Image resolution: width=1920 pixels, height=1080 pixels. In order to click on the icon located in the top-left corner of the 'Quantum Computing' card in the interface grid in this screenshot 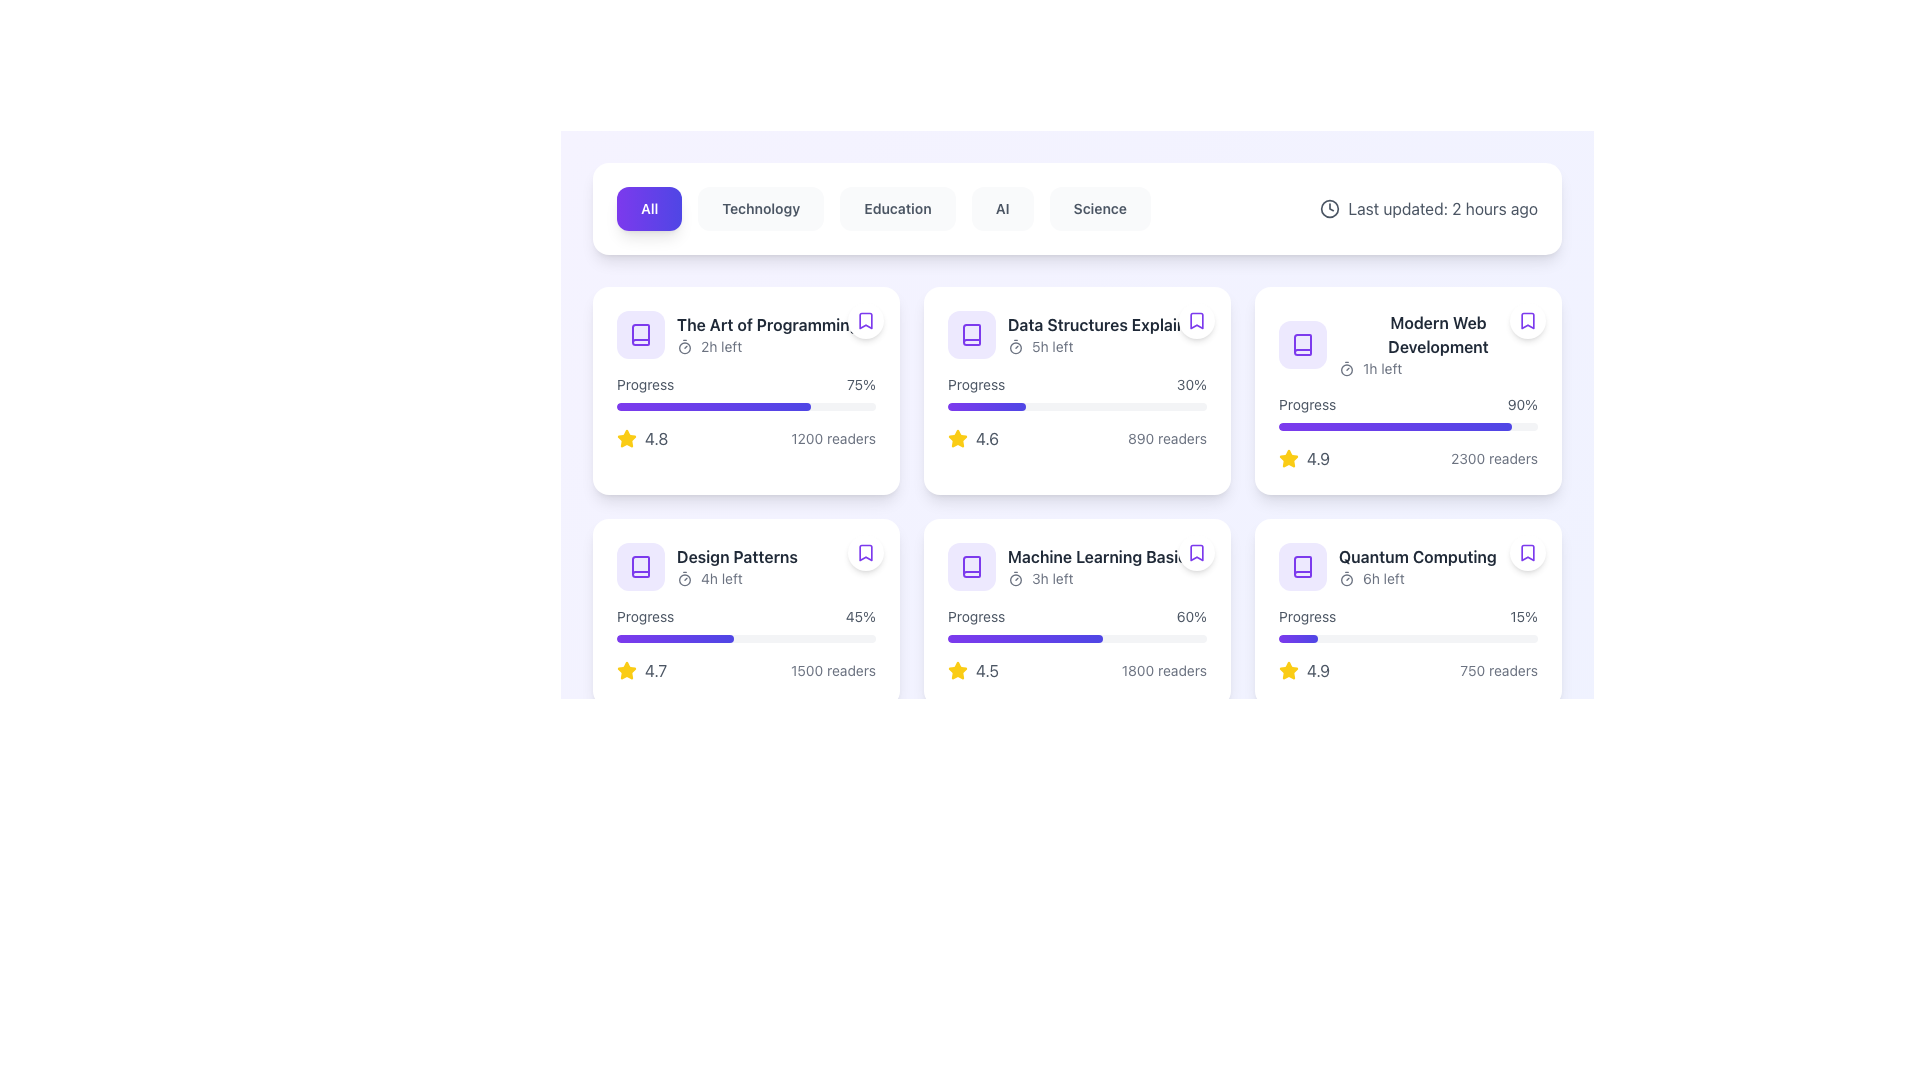, I will do `click(1302, 567)`.